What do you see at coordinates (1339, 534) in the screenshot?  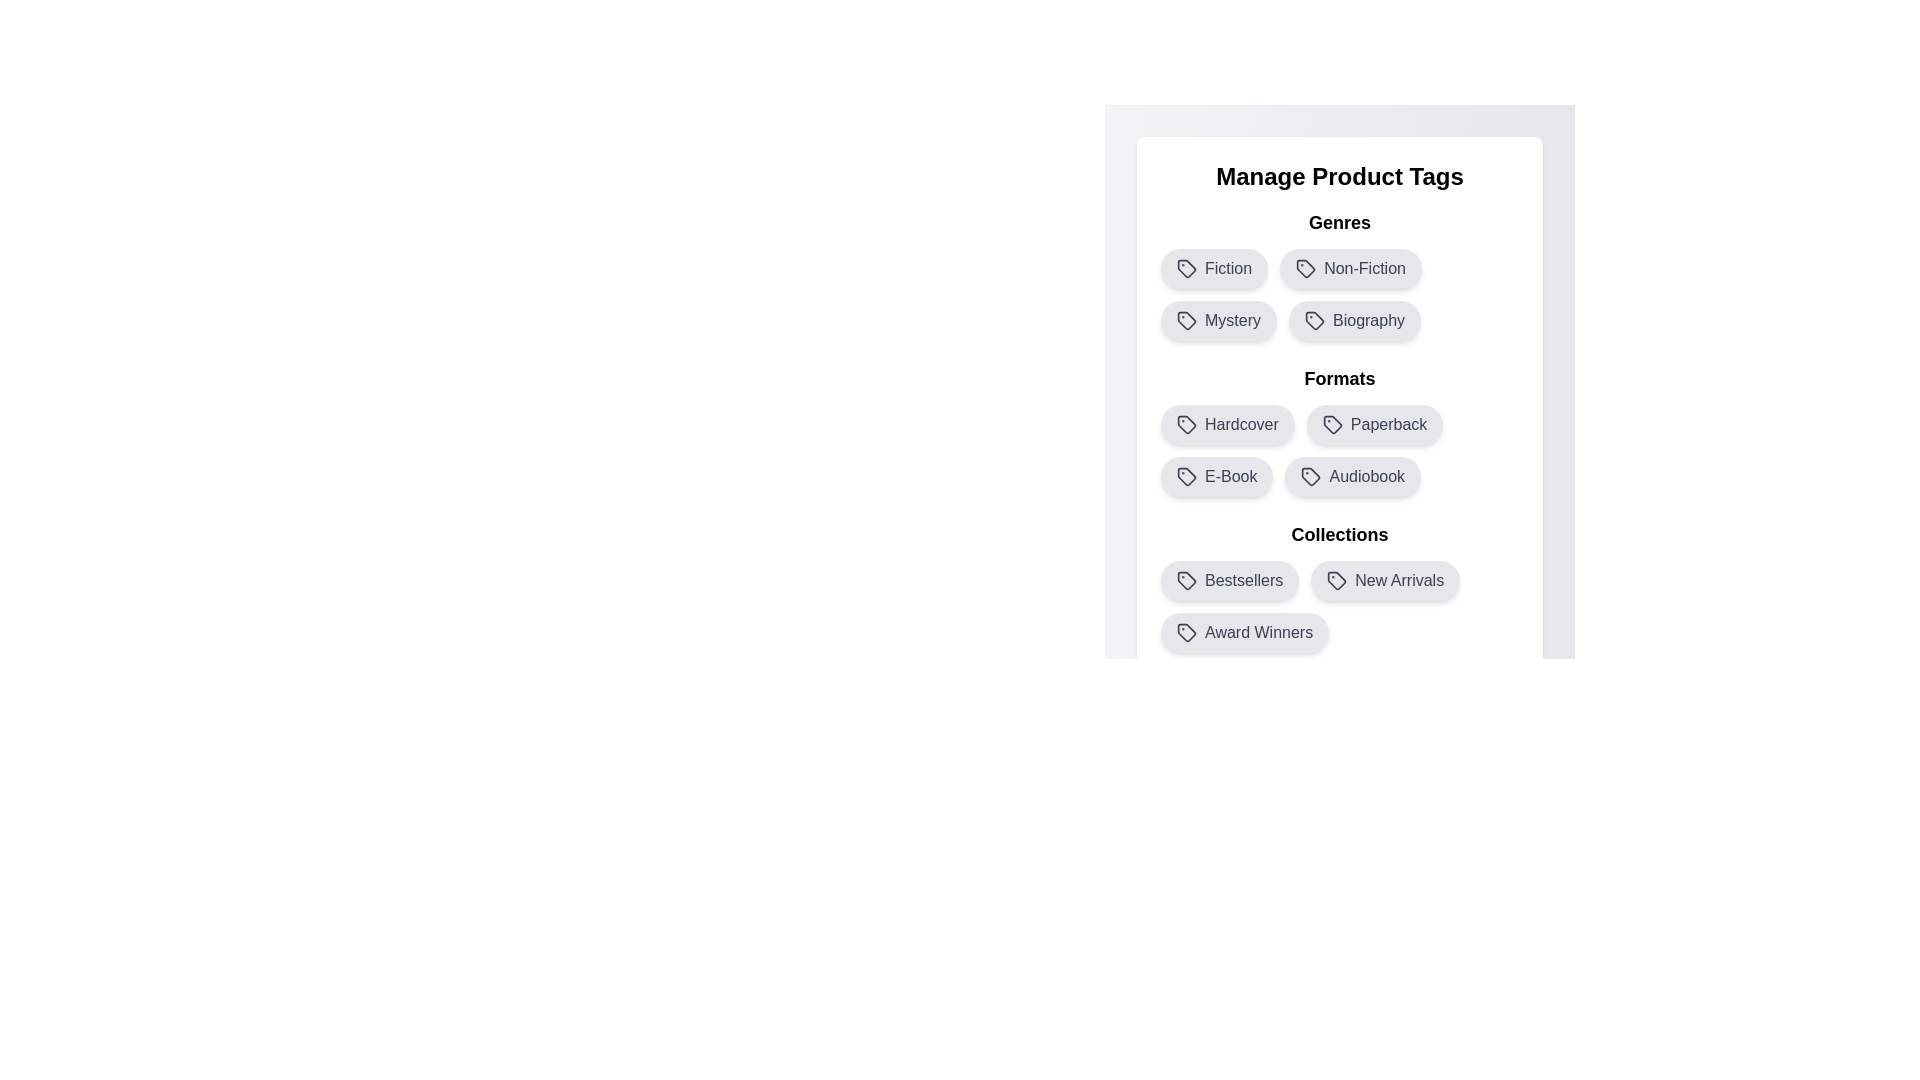 I see `the bold text label 'Collections' located in the center of the page, just above the buttons 'Bestsellers' and 'New Arrivals'` at bounding box center [1339, 534].